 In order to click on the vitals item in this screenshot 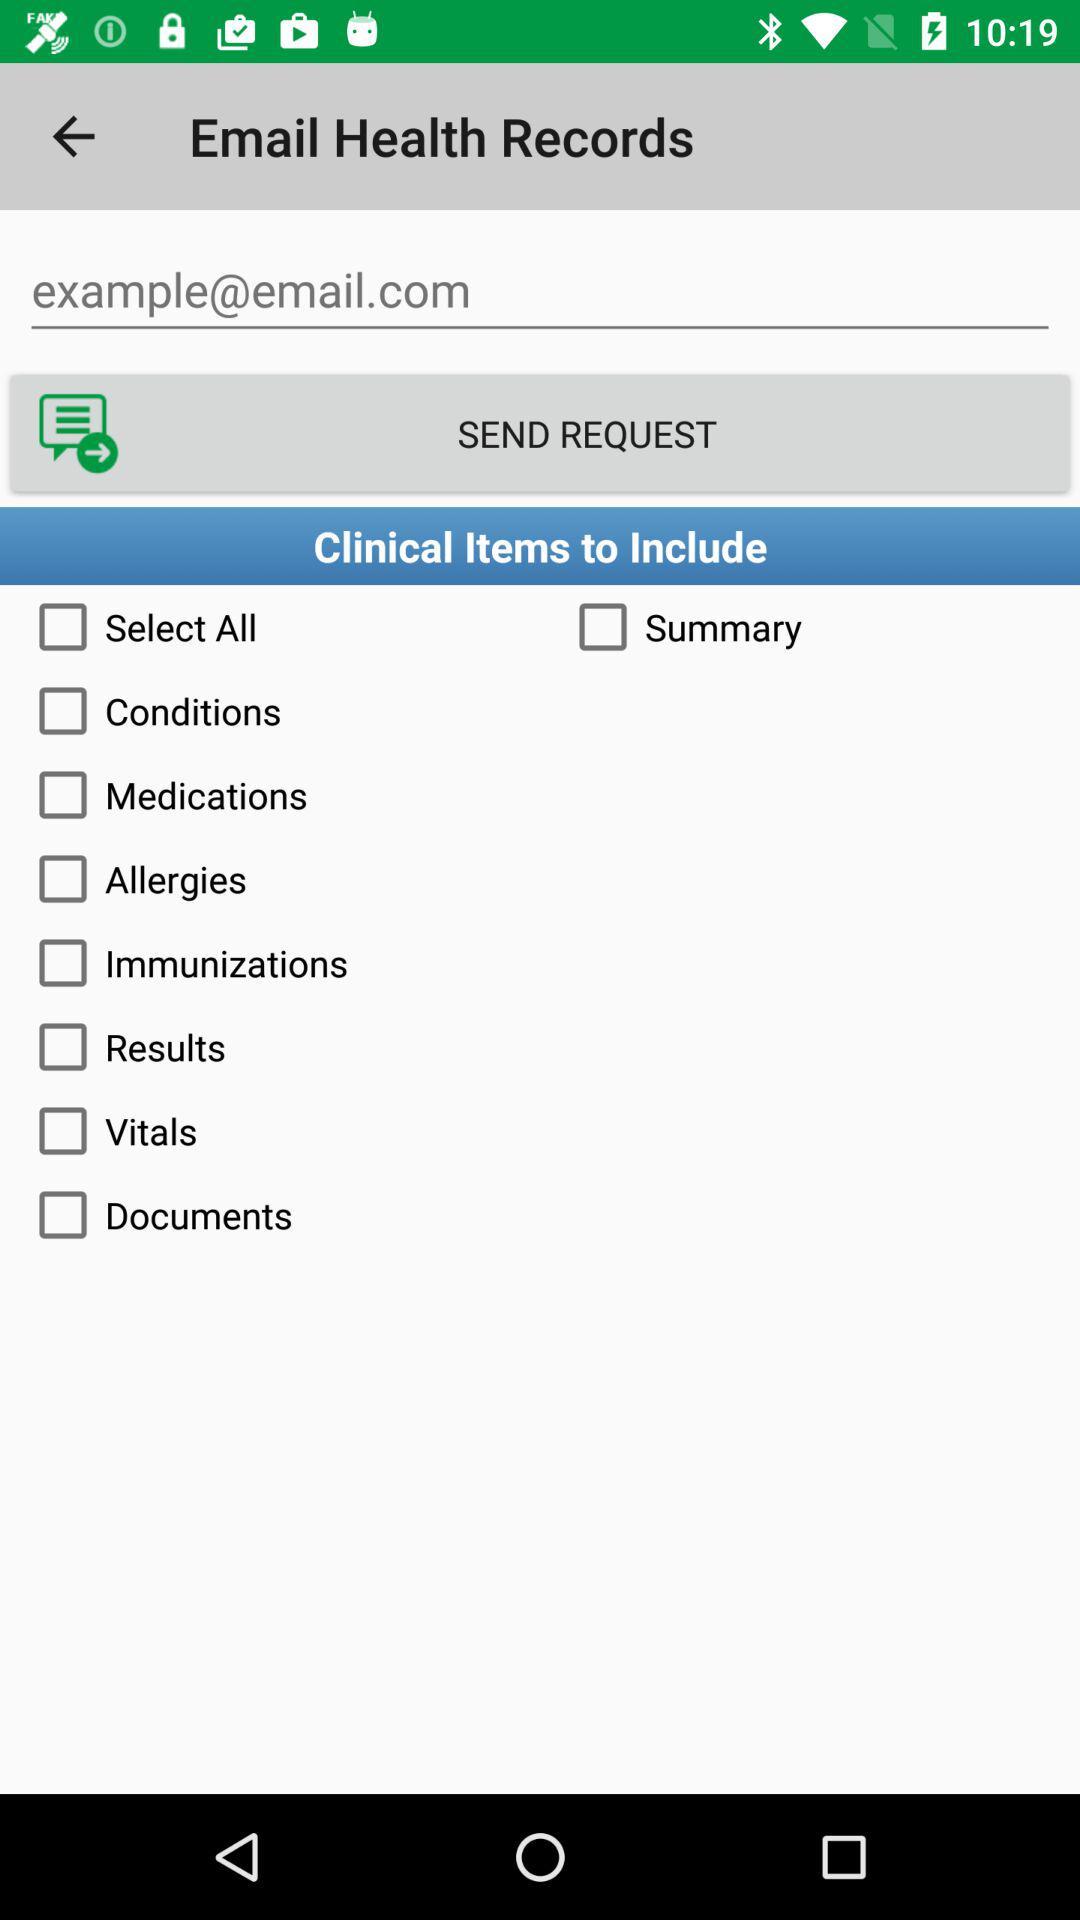, I will do `click(540, 1131)`.